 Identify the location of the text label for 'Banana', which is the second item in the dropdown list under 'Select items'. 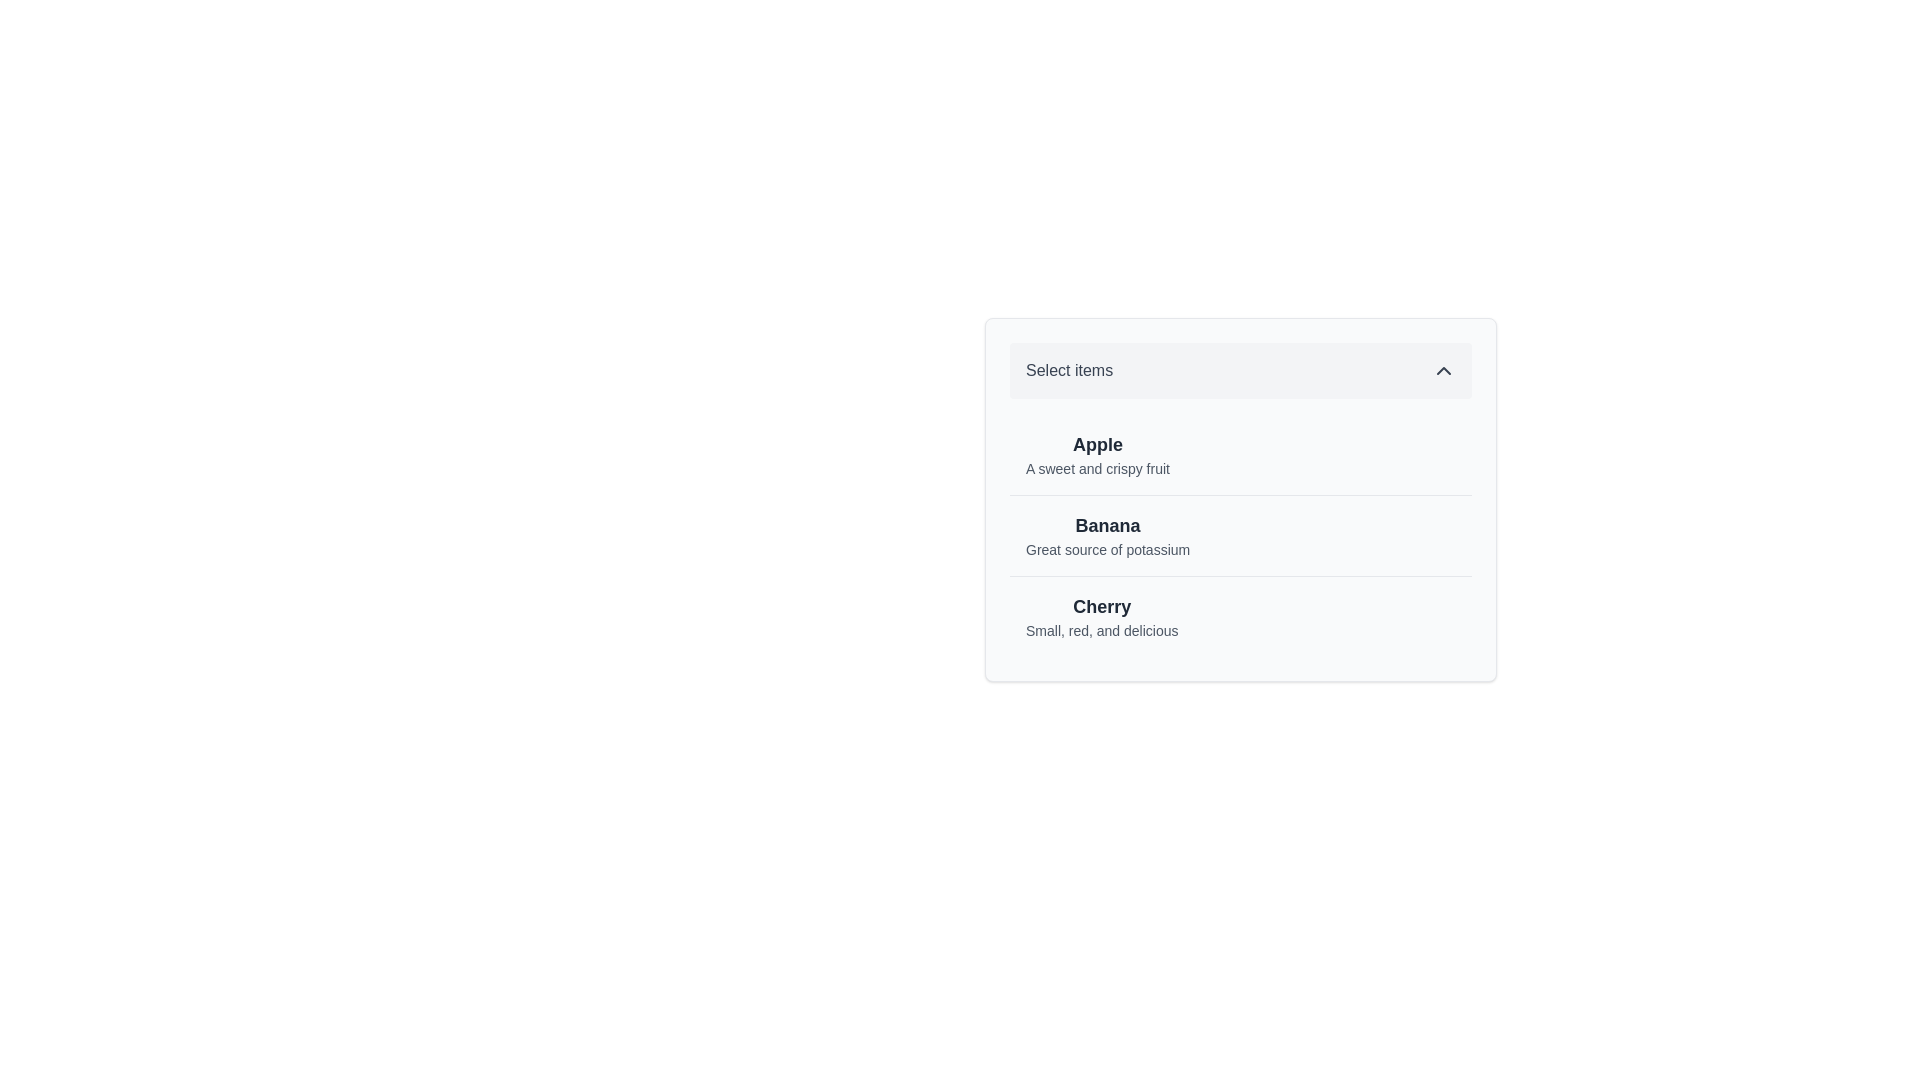
(1107, 524).